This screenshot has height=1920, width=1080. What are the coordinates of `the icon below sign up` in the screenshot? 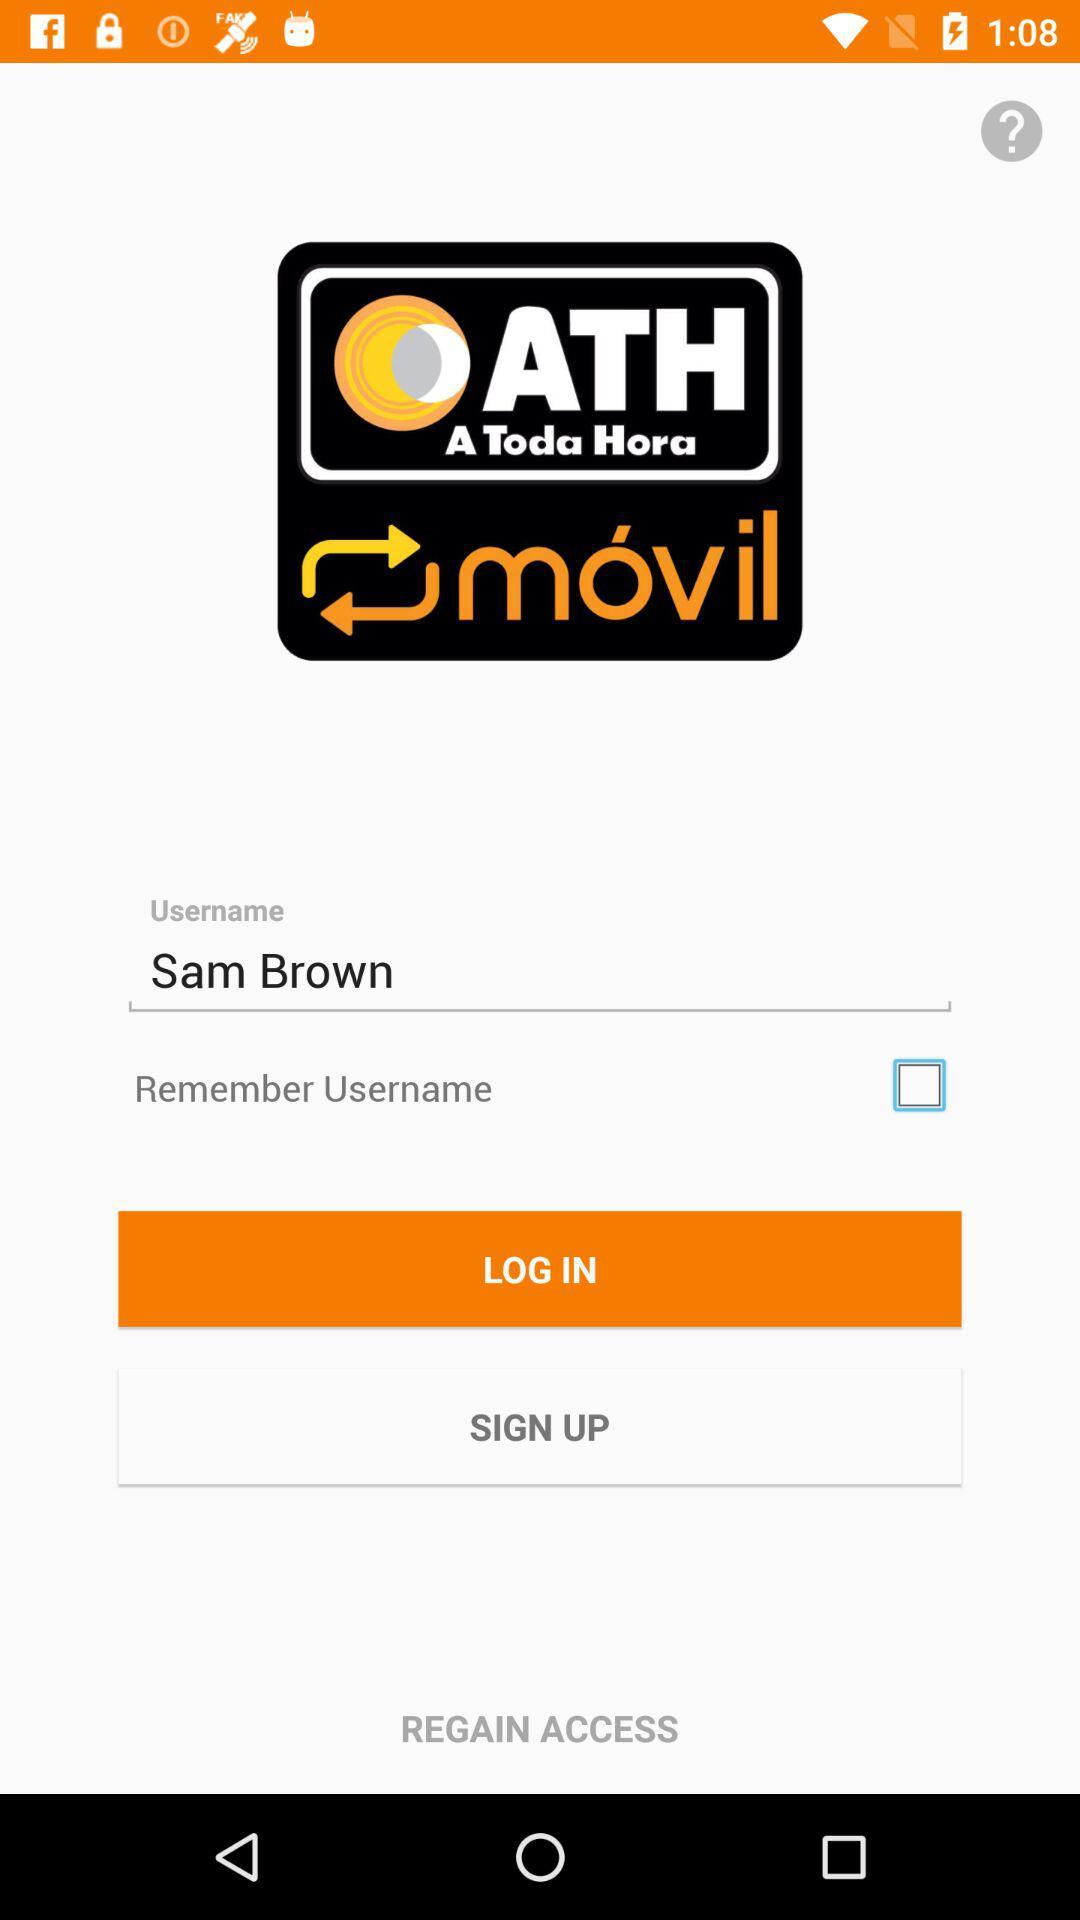 It's located at (538, 1727).